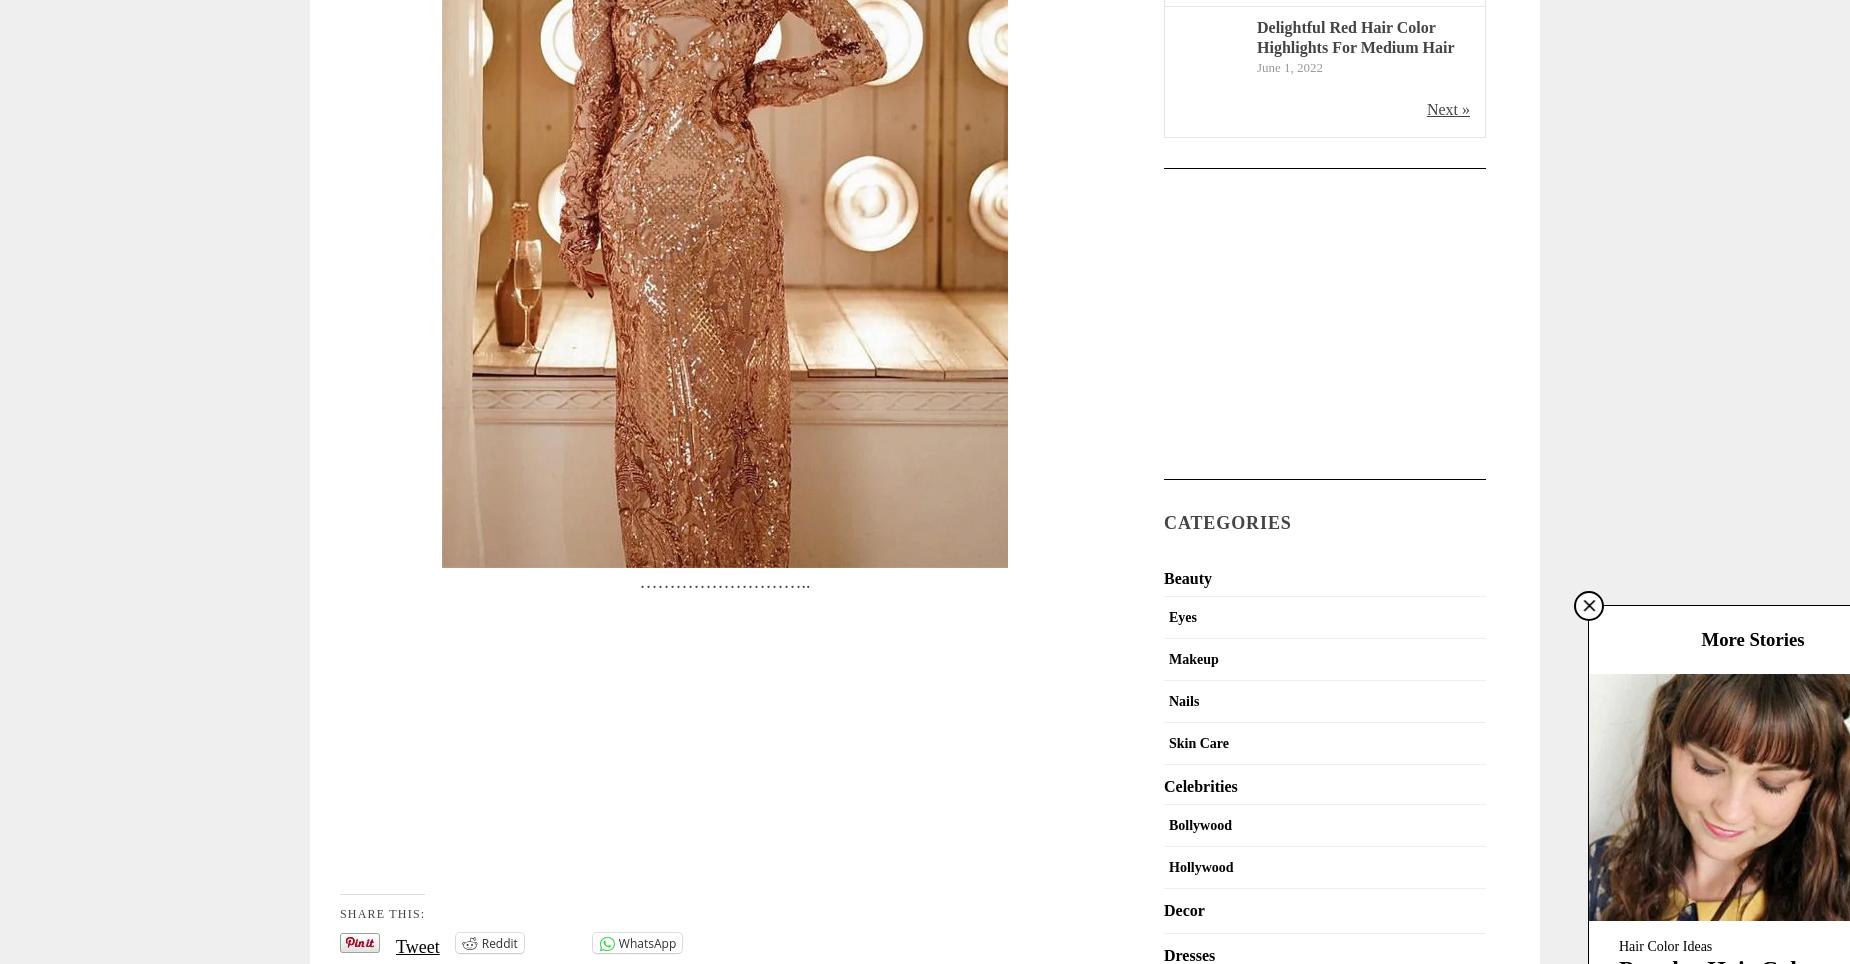  Describe the element at coordinates (1168, 700) in the screenshot. I see `'Nails'` at that location.